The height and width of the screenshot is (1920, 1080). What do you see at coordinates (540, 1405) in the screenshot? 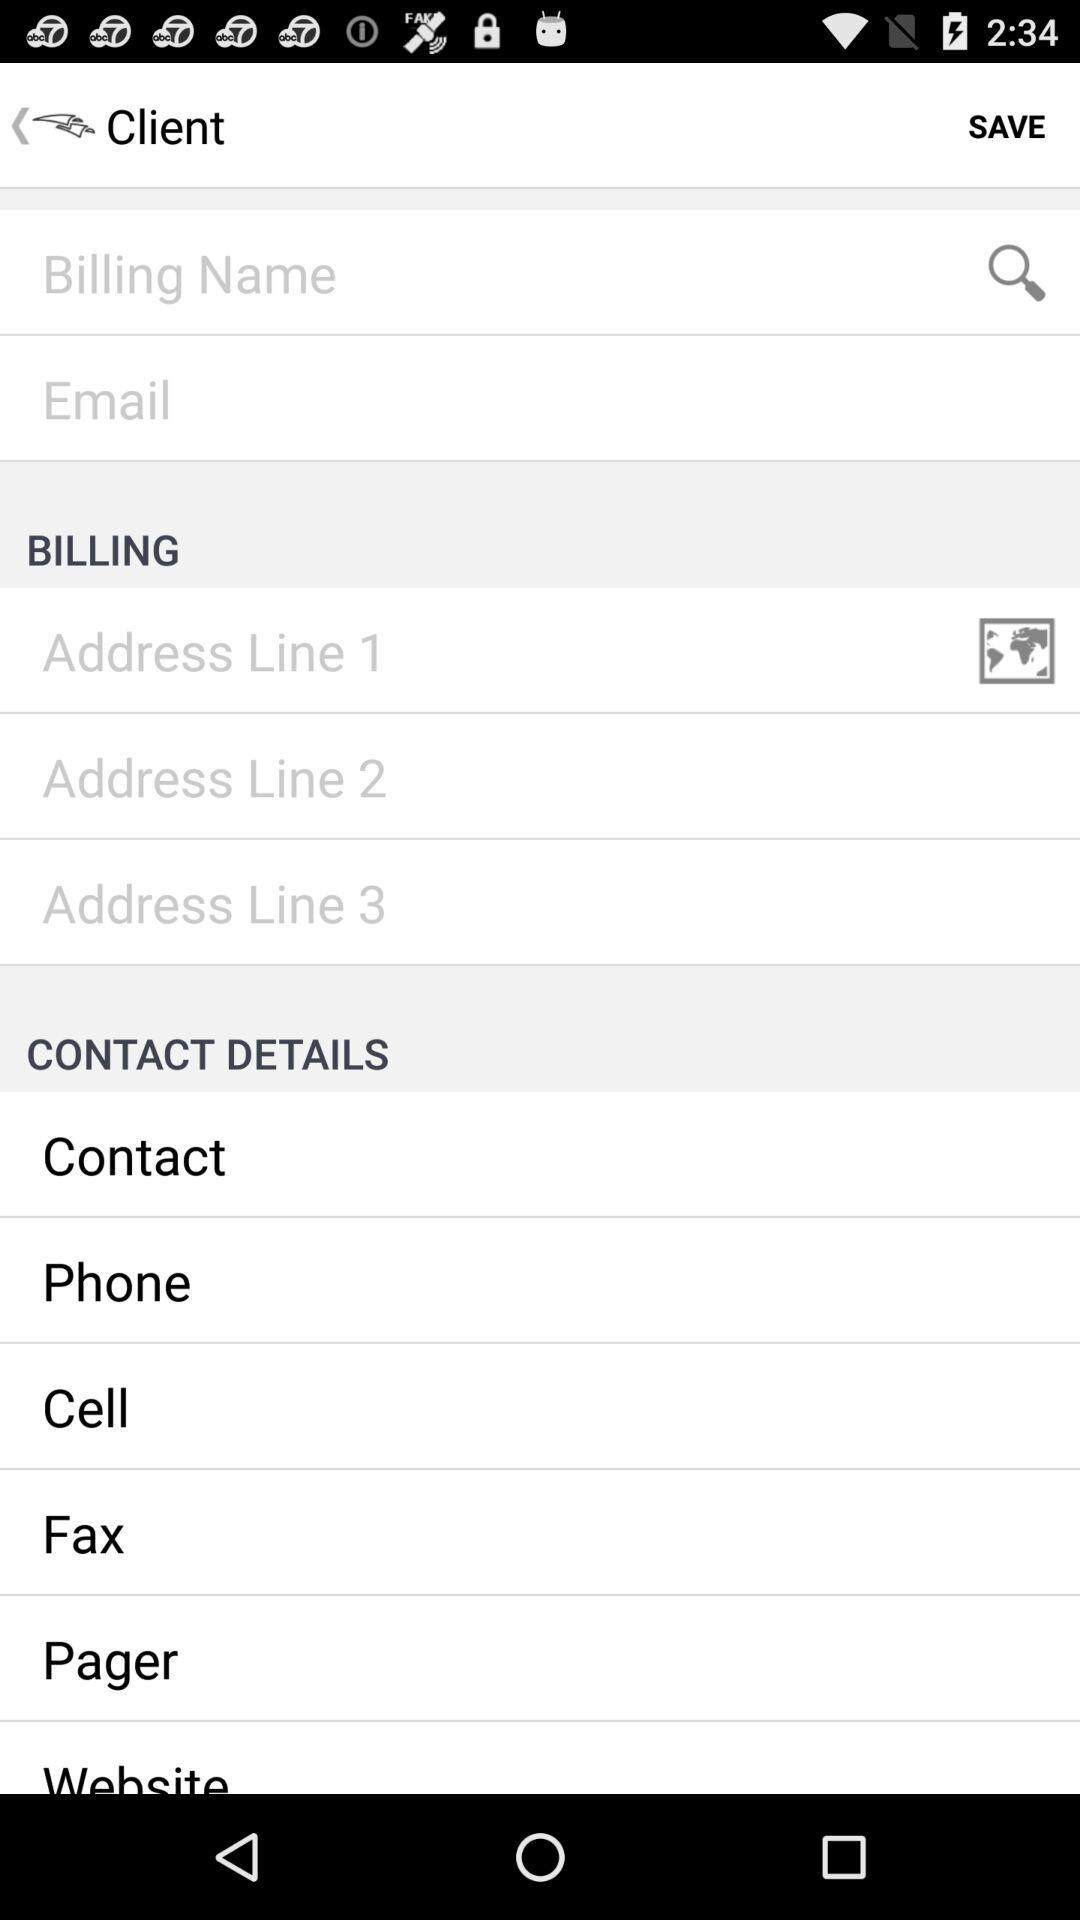
I see `chose cell` at bounding box center [540, 1405].